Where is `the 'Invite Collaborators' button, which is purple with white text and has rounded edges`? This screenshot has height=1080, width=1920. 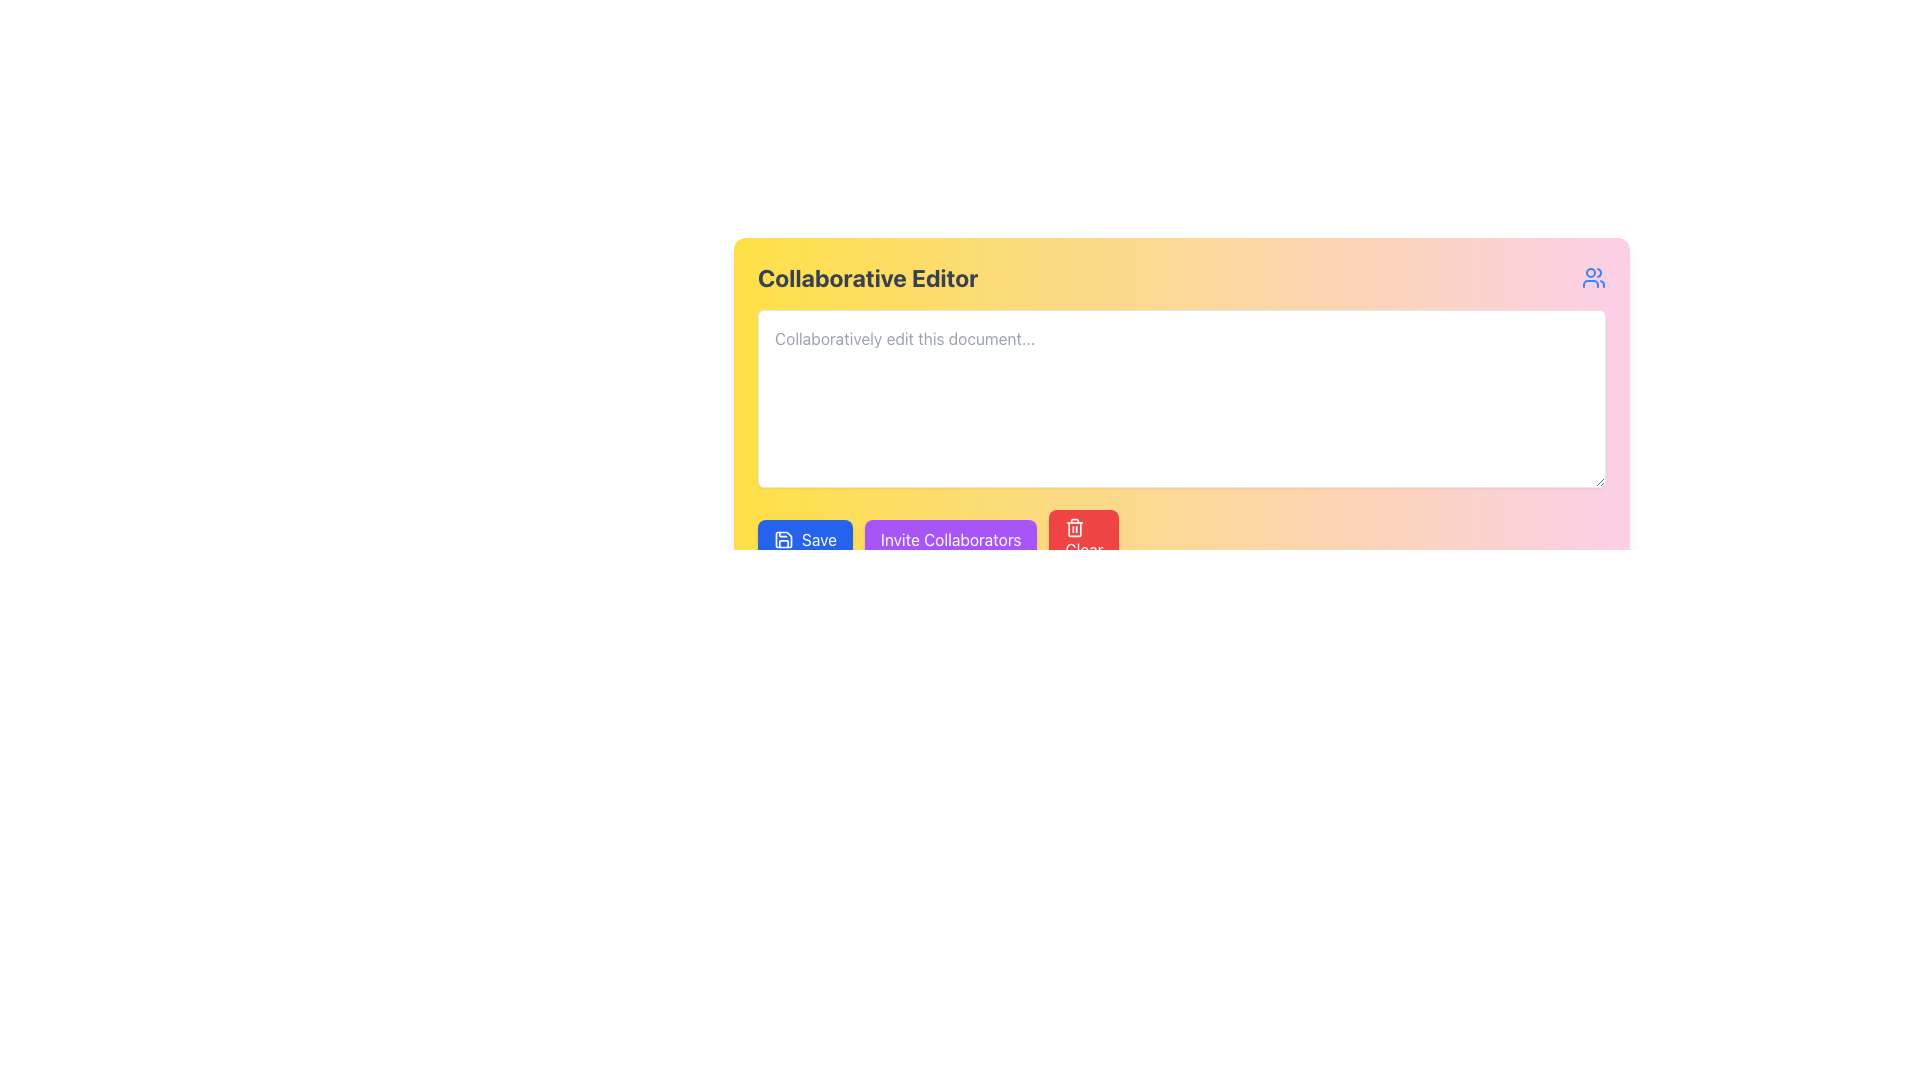
the 'Invite Collaborators' button, which is purple with white text and has rounded edges is located at coordinates (950, 540).